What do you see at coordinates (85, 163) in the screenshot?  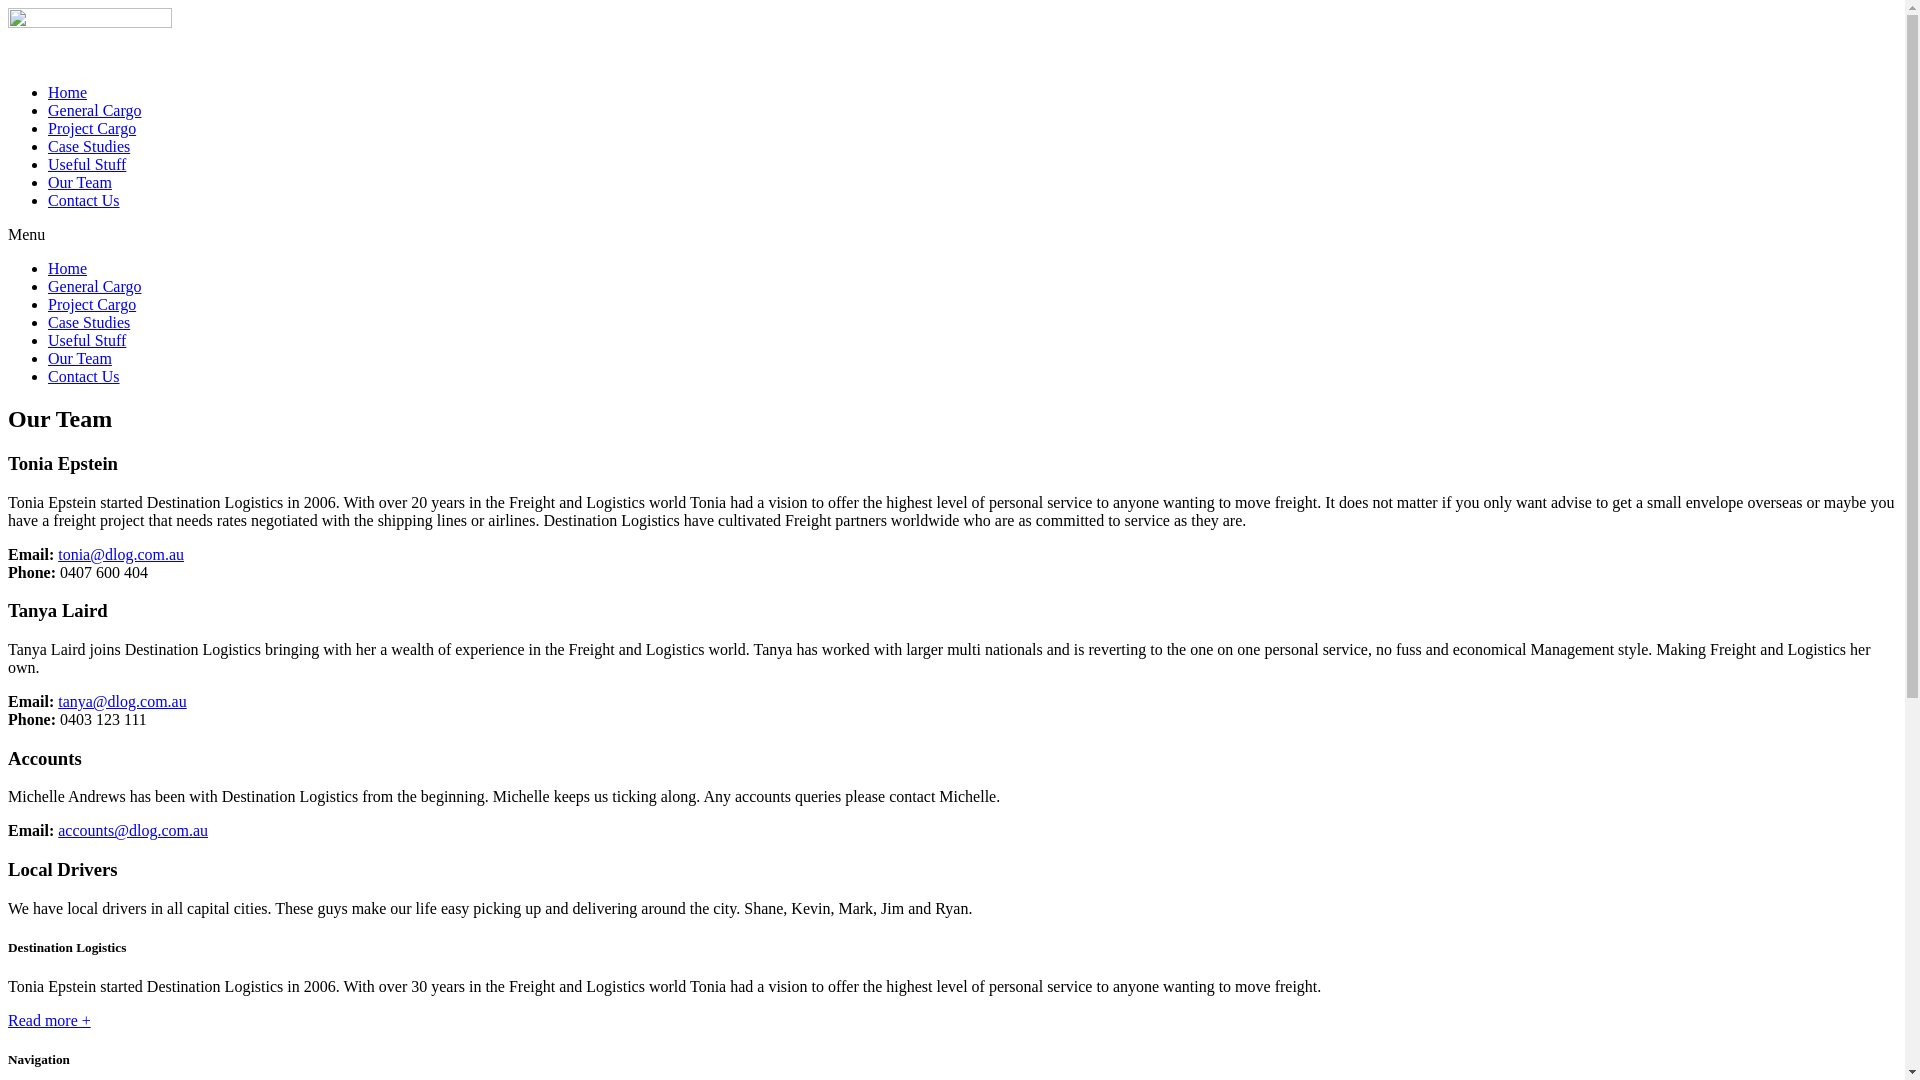 I see `'Useful Stuff'` at bounding box center [85, 163].